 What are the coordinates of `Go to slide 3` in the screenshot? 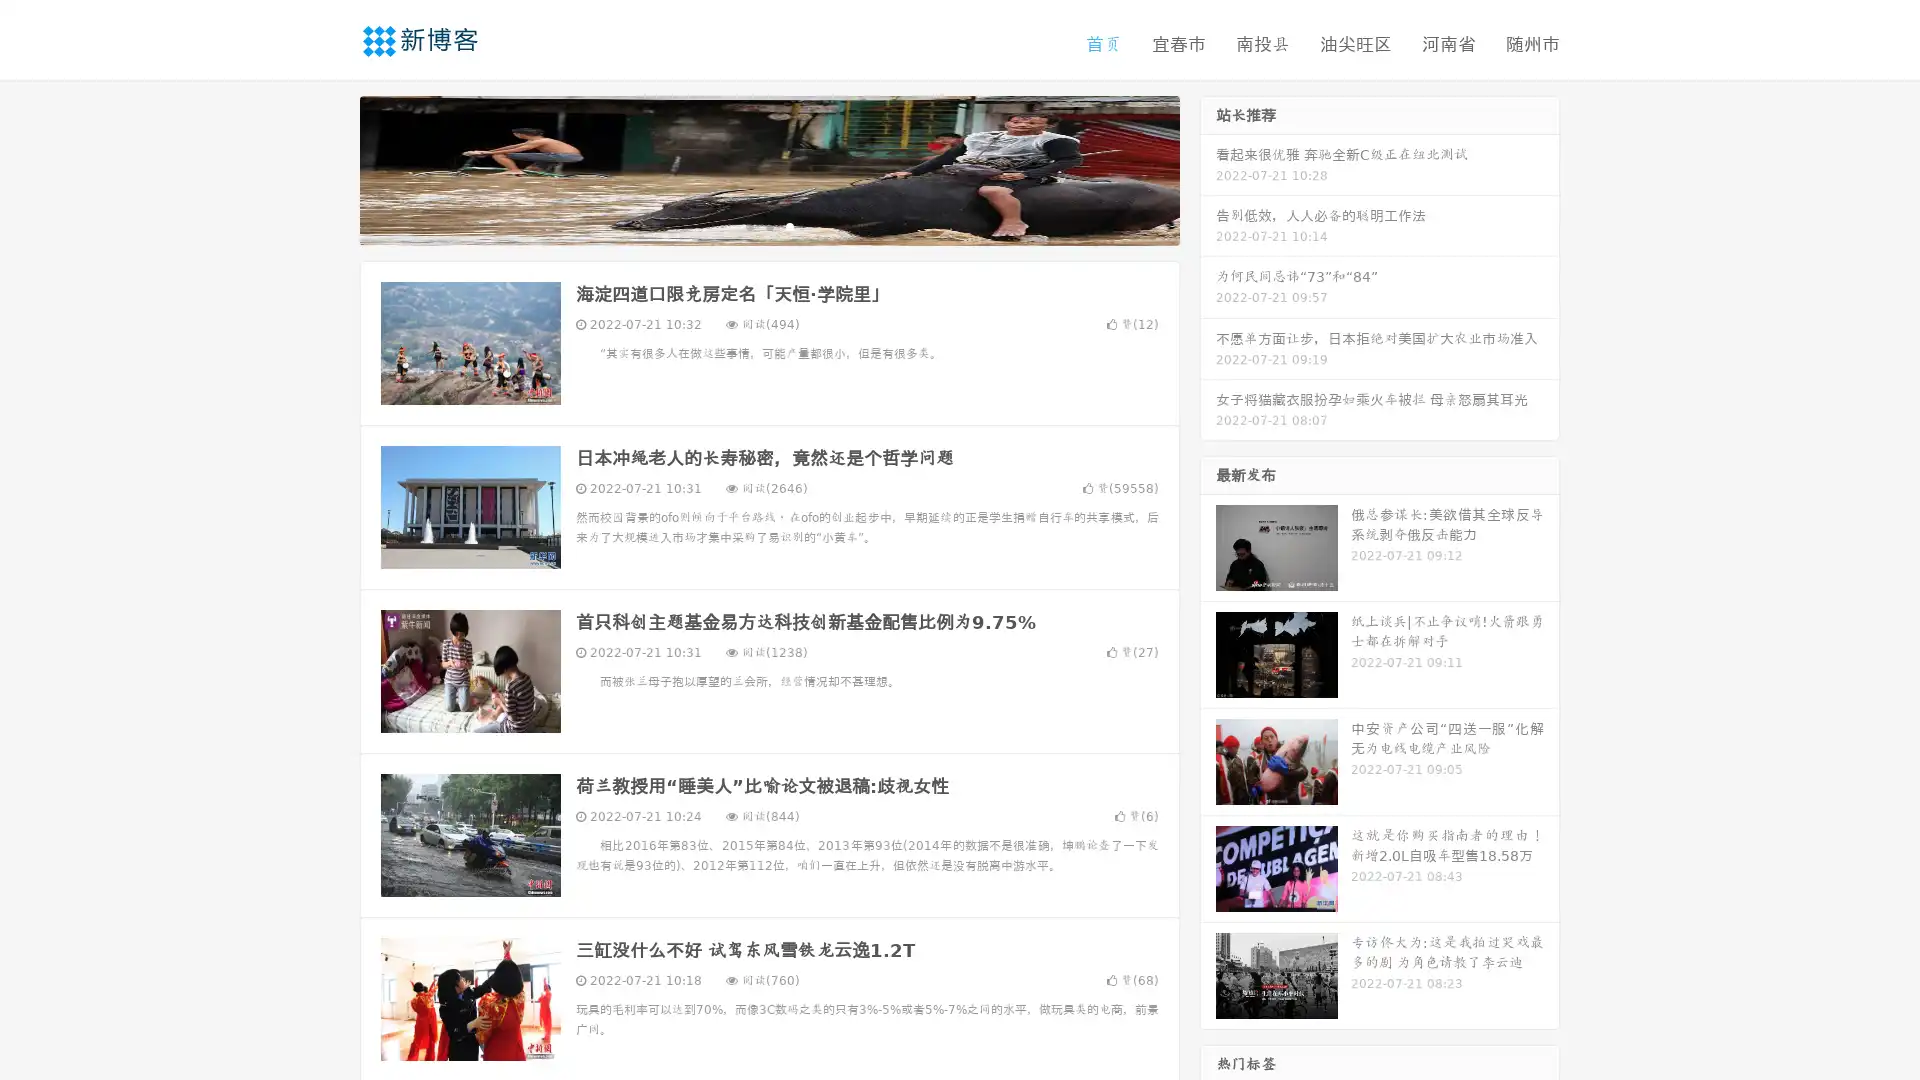 It's located at (789, 225).